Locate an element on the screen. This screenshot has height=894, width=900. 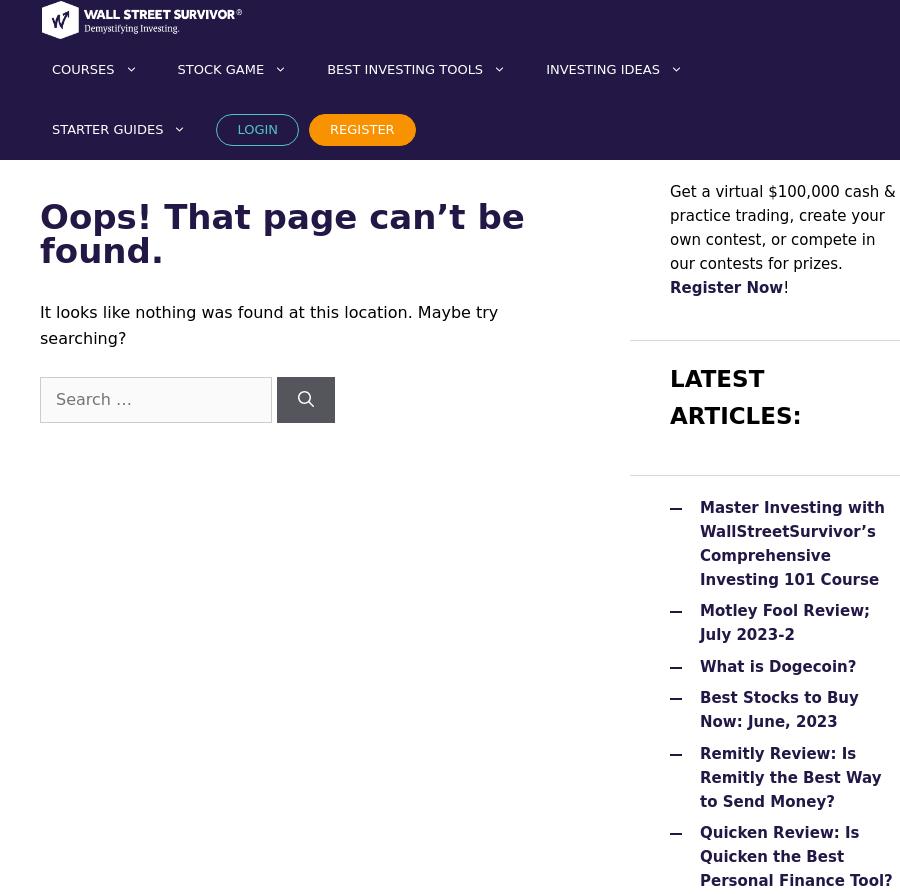
'Quicken Review: Is Quicken the Best Personal Finance Tool?' is located at coordinates (795, 855).